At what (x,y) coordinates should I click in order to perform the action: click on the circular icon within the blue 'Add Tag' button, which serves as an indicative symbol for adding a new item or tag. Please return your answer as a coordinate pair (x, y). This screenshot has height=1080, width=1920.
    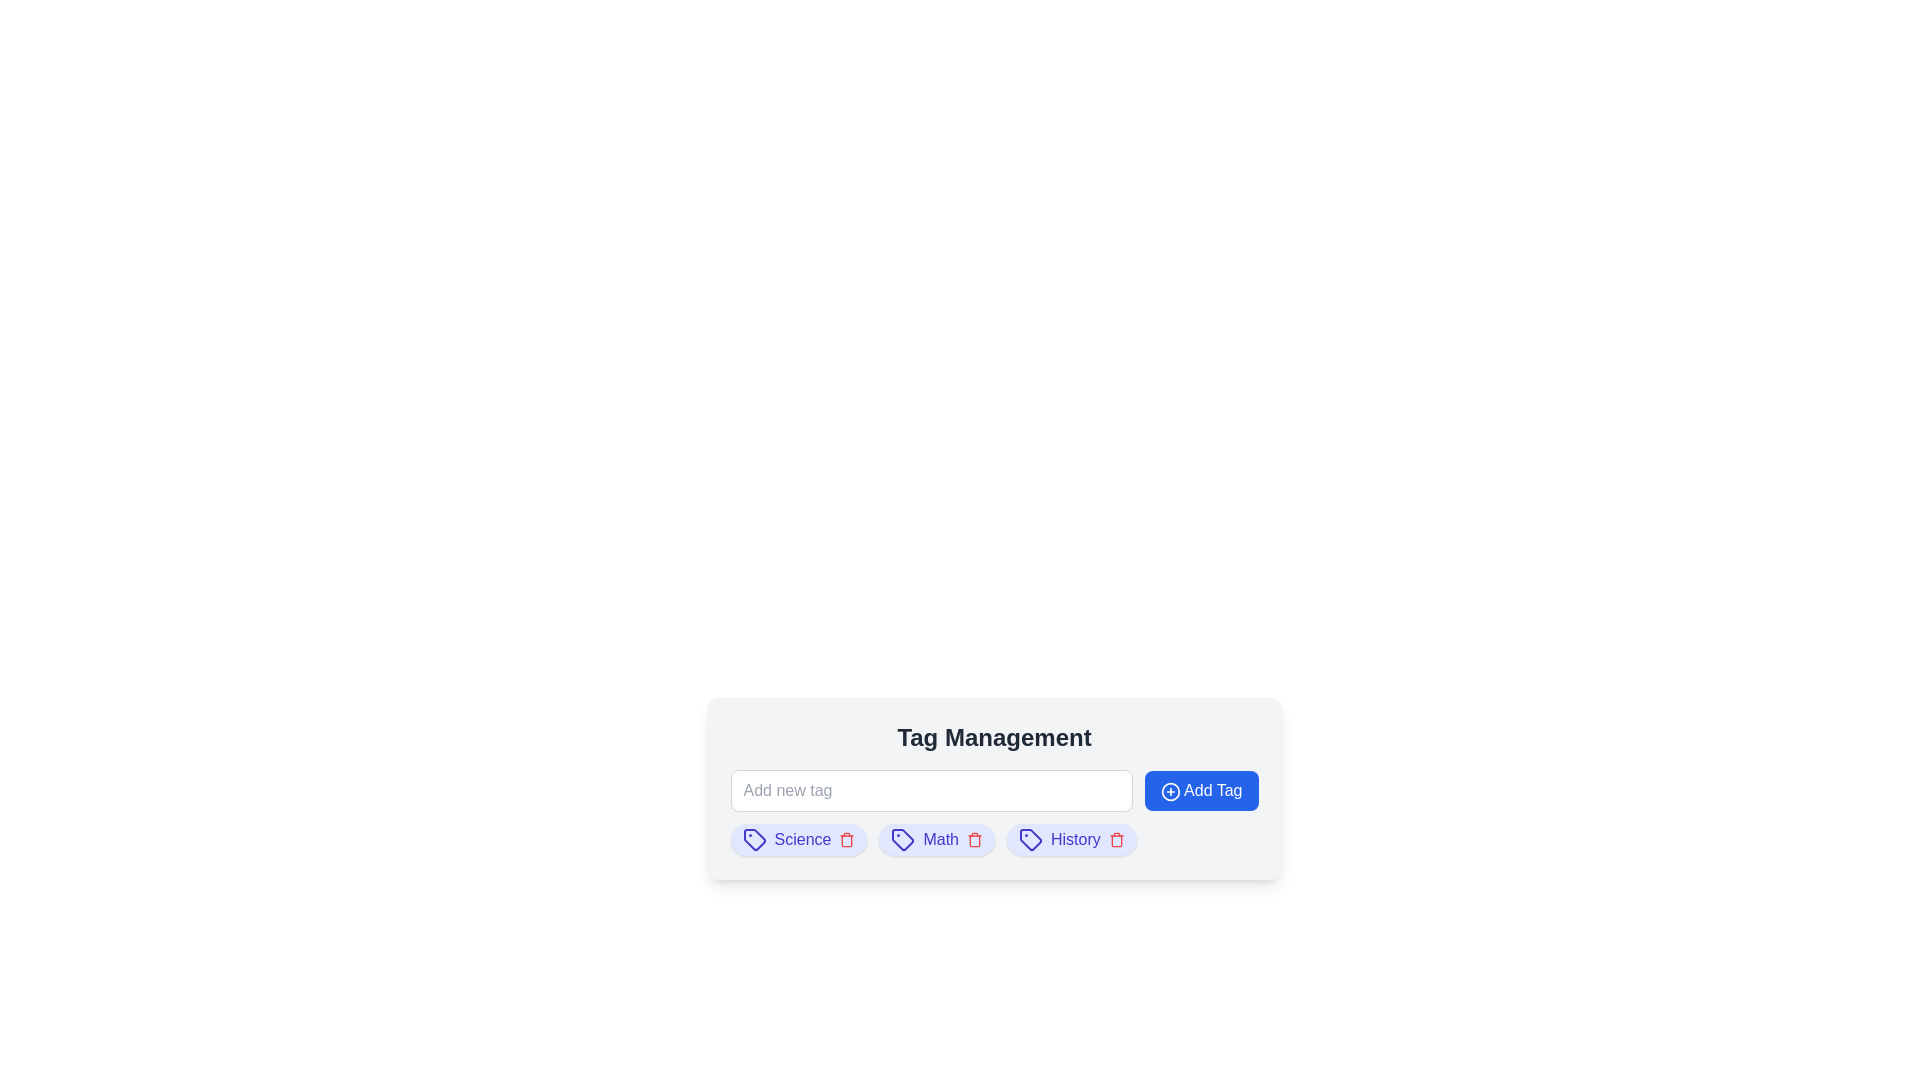
    Looking at the image, I should click on (1170, 790).